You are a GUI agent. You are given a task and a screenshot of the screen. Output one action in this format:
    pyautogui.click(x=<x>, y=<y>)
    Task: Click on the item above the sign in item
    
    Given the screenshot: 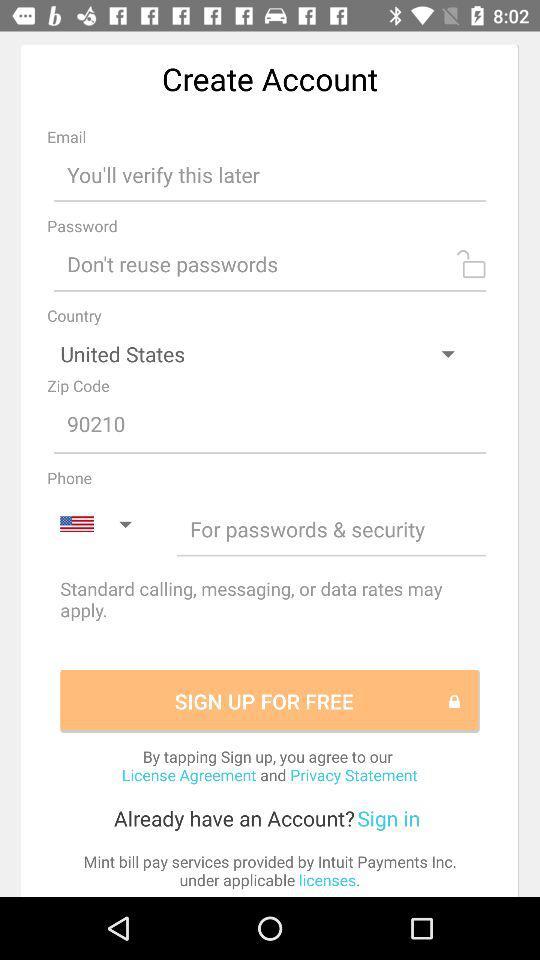 What is the action you would take?
    pyautogui.click(x=269, y=764)
    